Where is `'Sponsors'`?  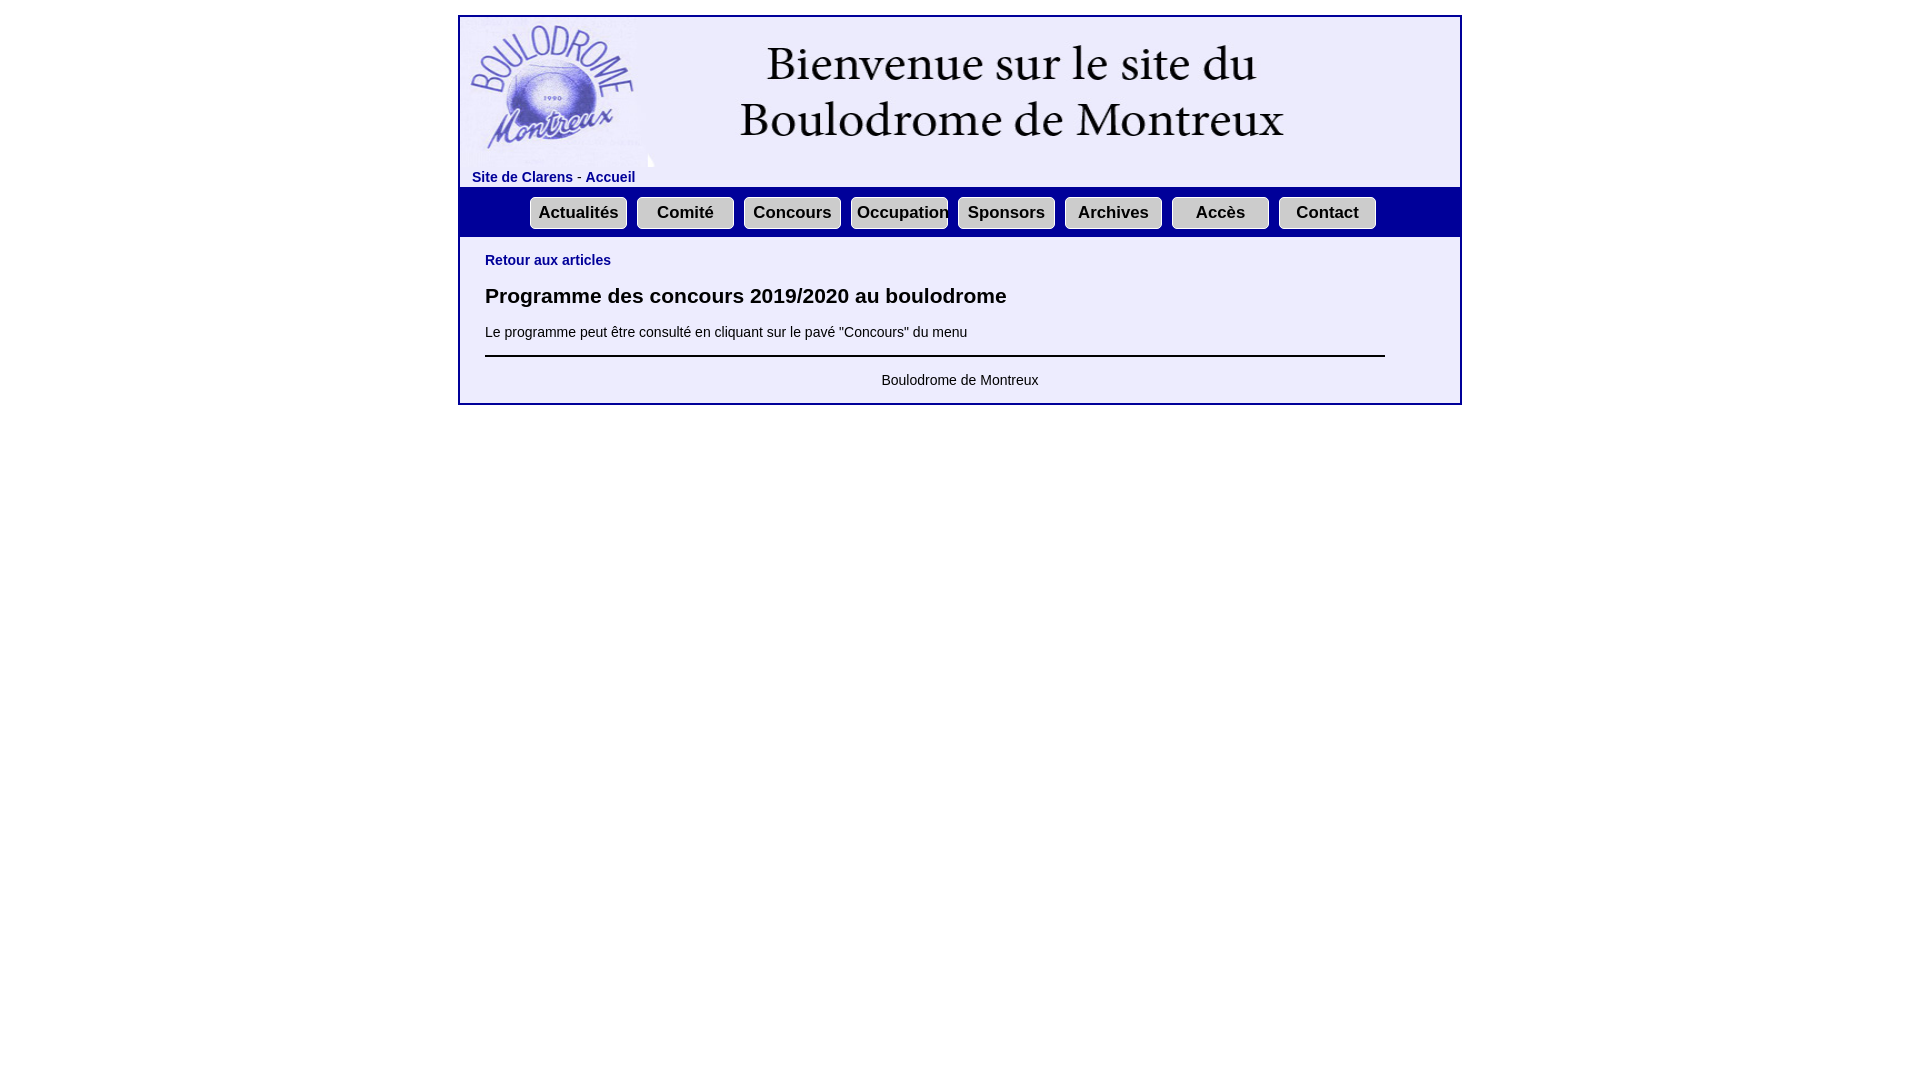 'Sponsors' is located at coordinates (1006, 212).